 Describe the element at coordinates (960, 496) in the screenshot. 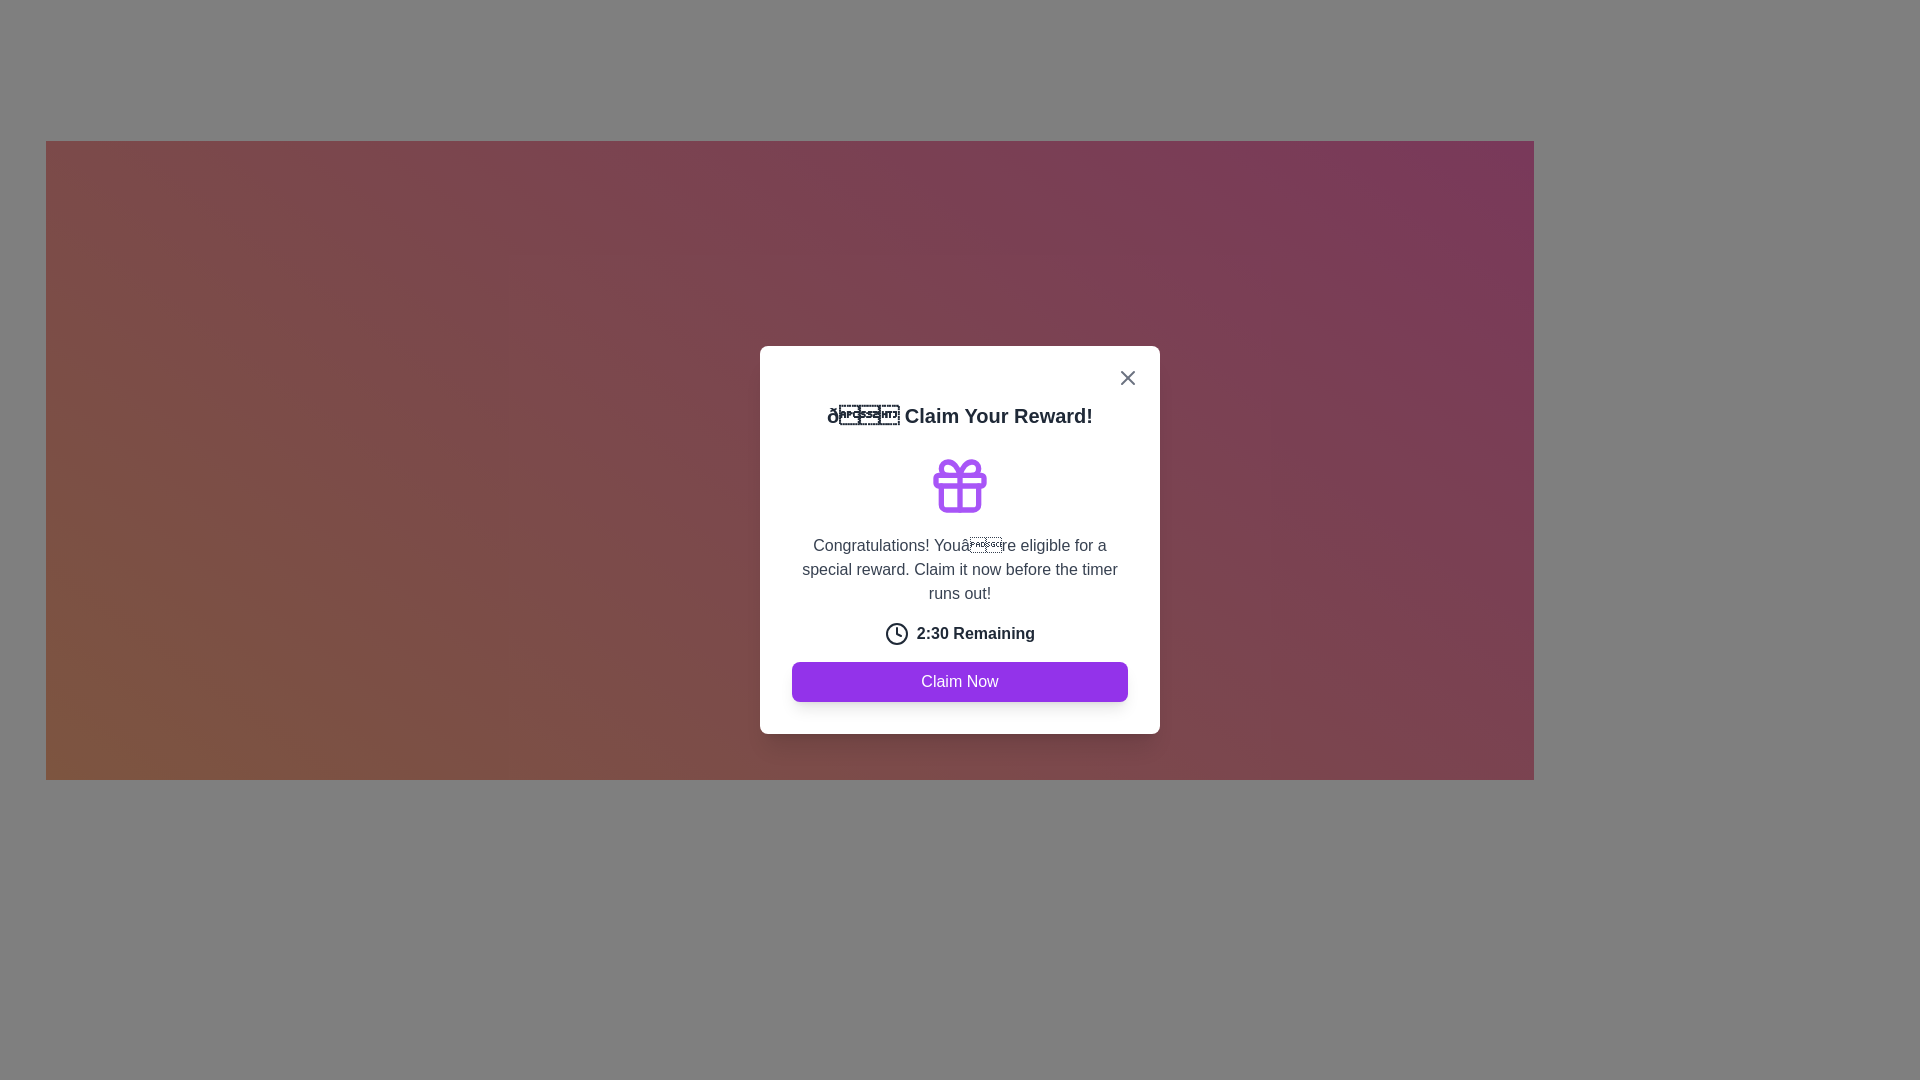

I see `the Decorative Icon which is a purple gift box icon located at the center of the dialog box, directly below the header 'Claim Your Reward!' and above the descriptive text` at that location.